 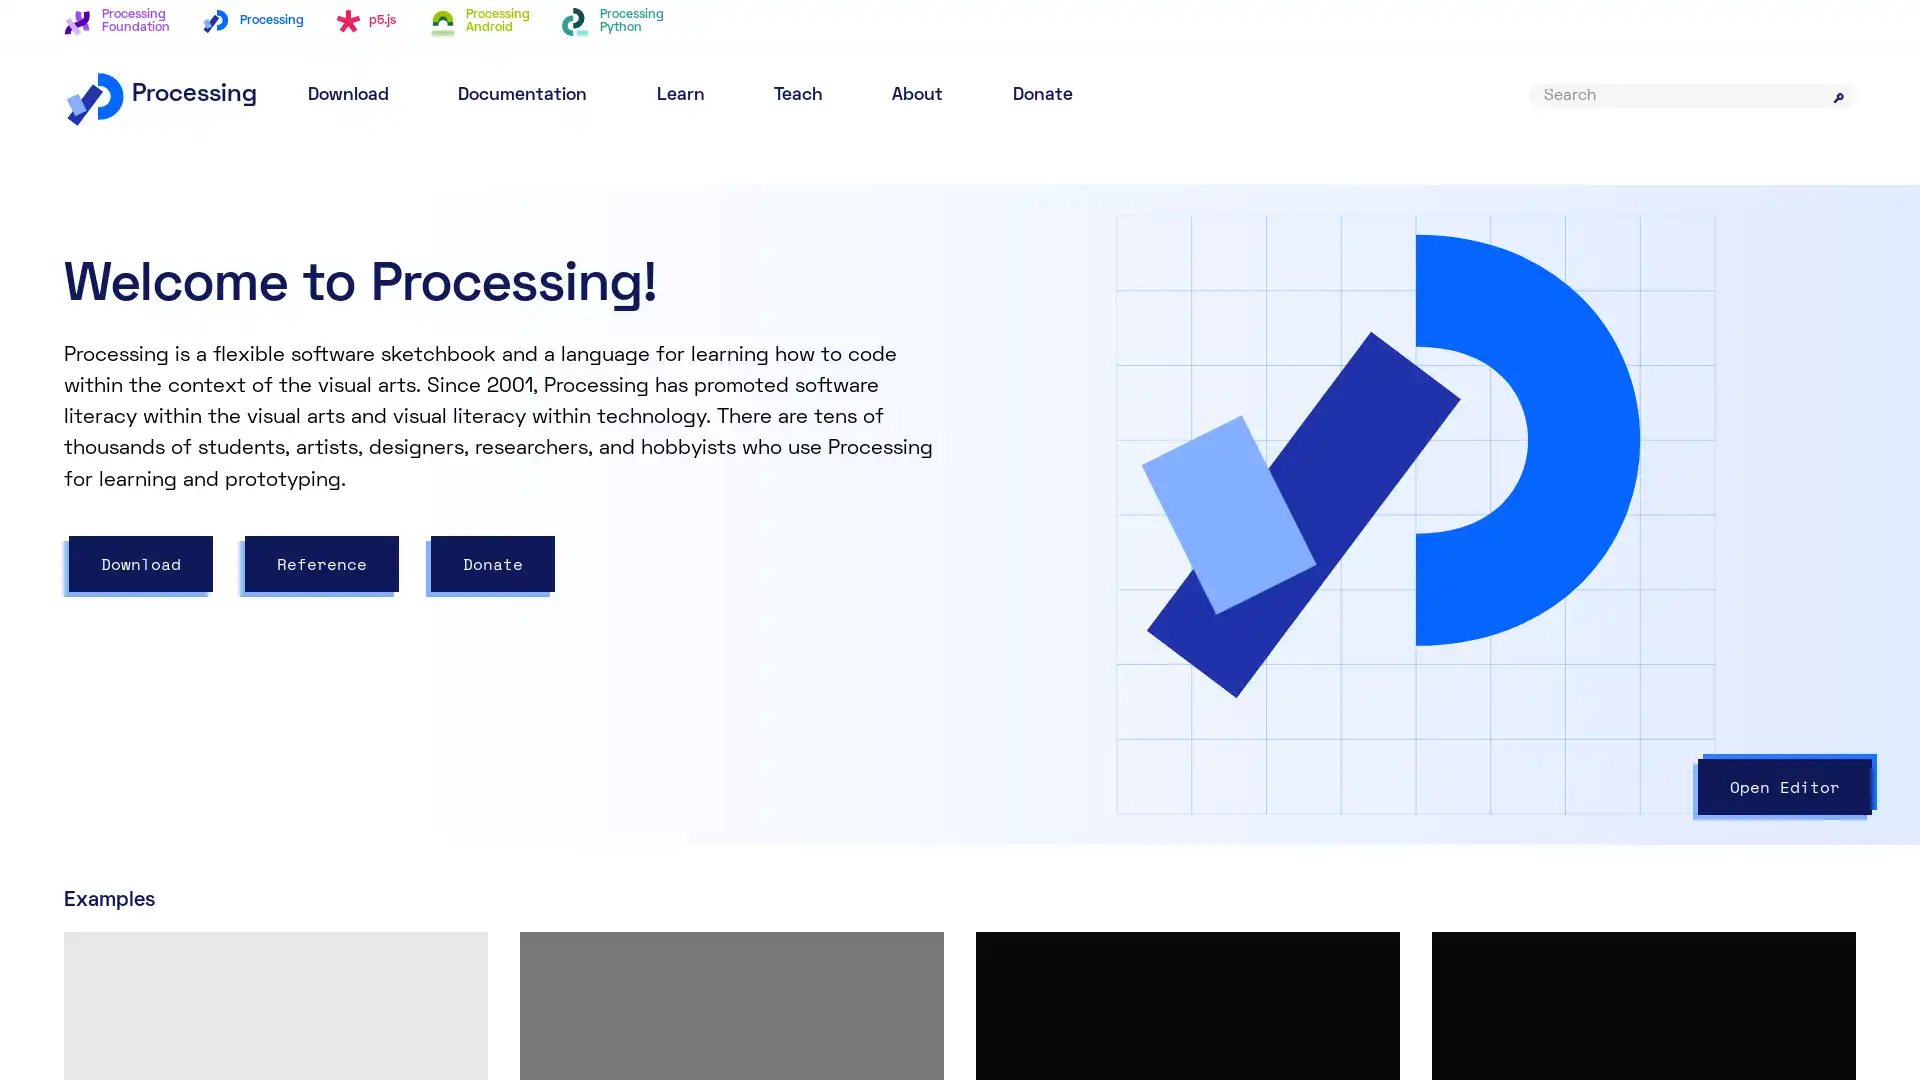 What do you see at coordinates (1084, 524) in the screenshot?
I see `change position` at bounding box center [1084, 524].